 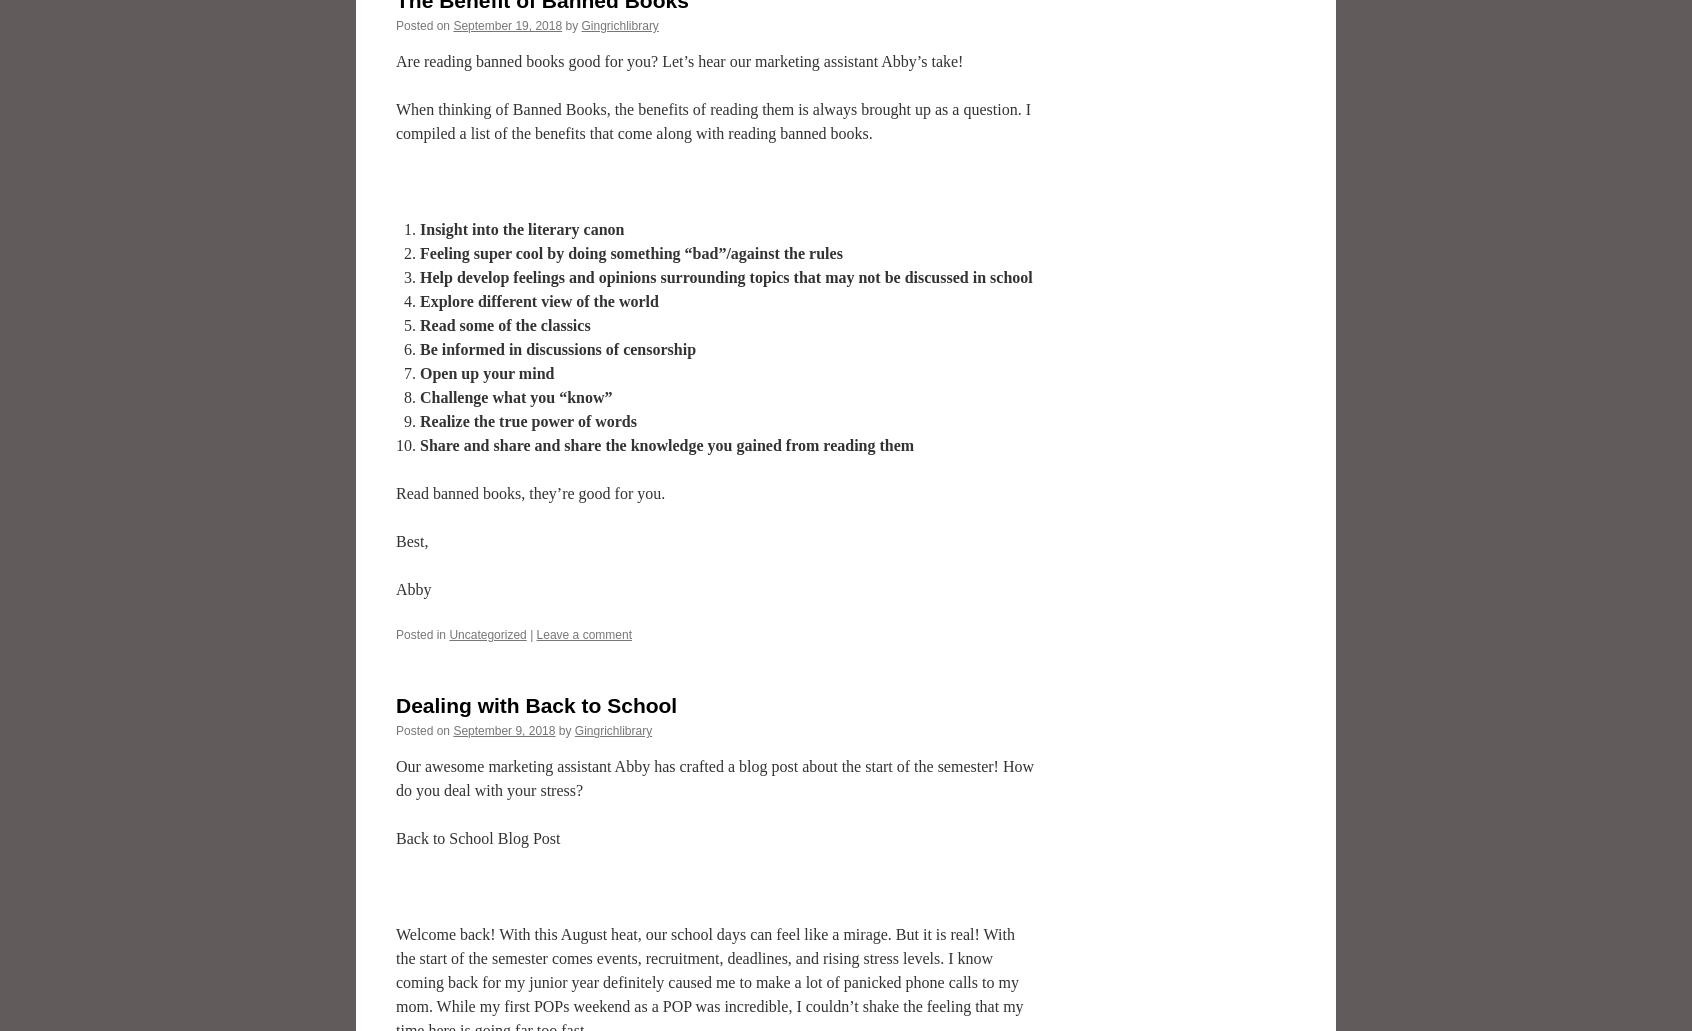 What do you see at coordinates (420, 634) in the screenshot?
I see `'Posted in'` at bounding box center [420, 634].